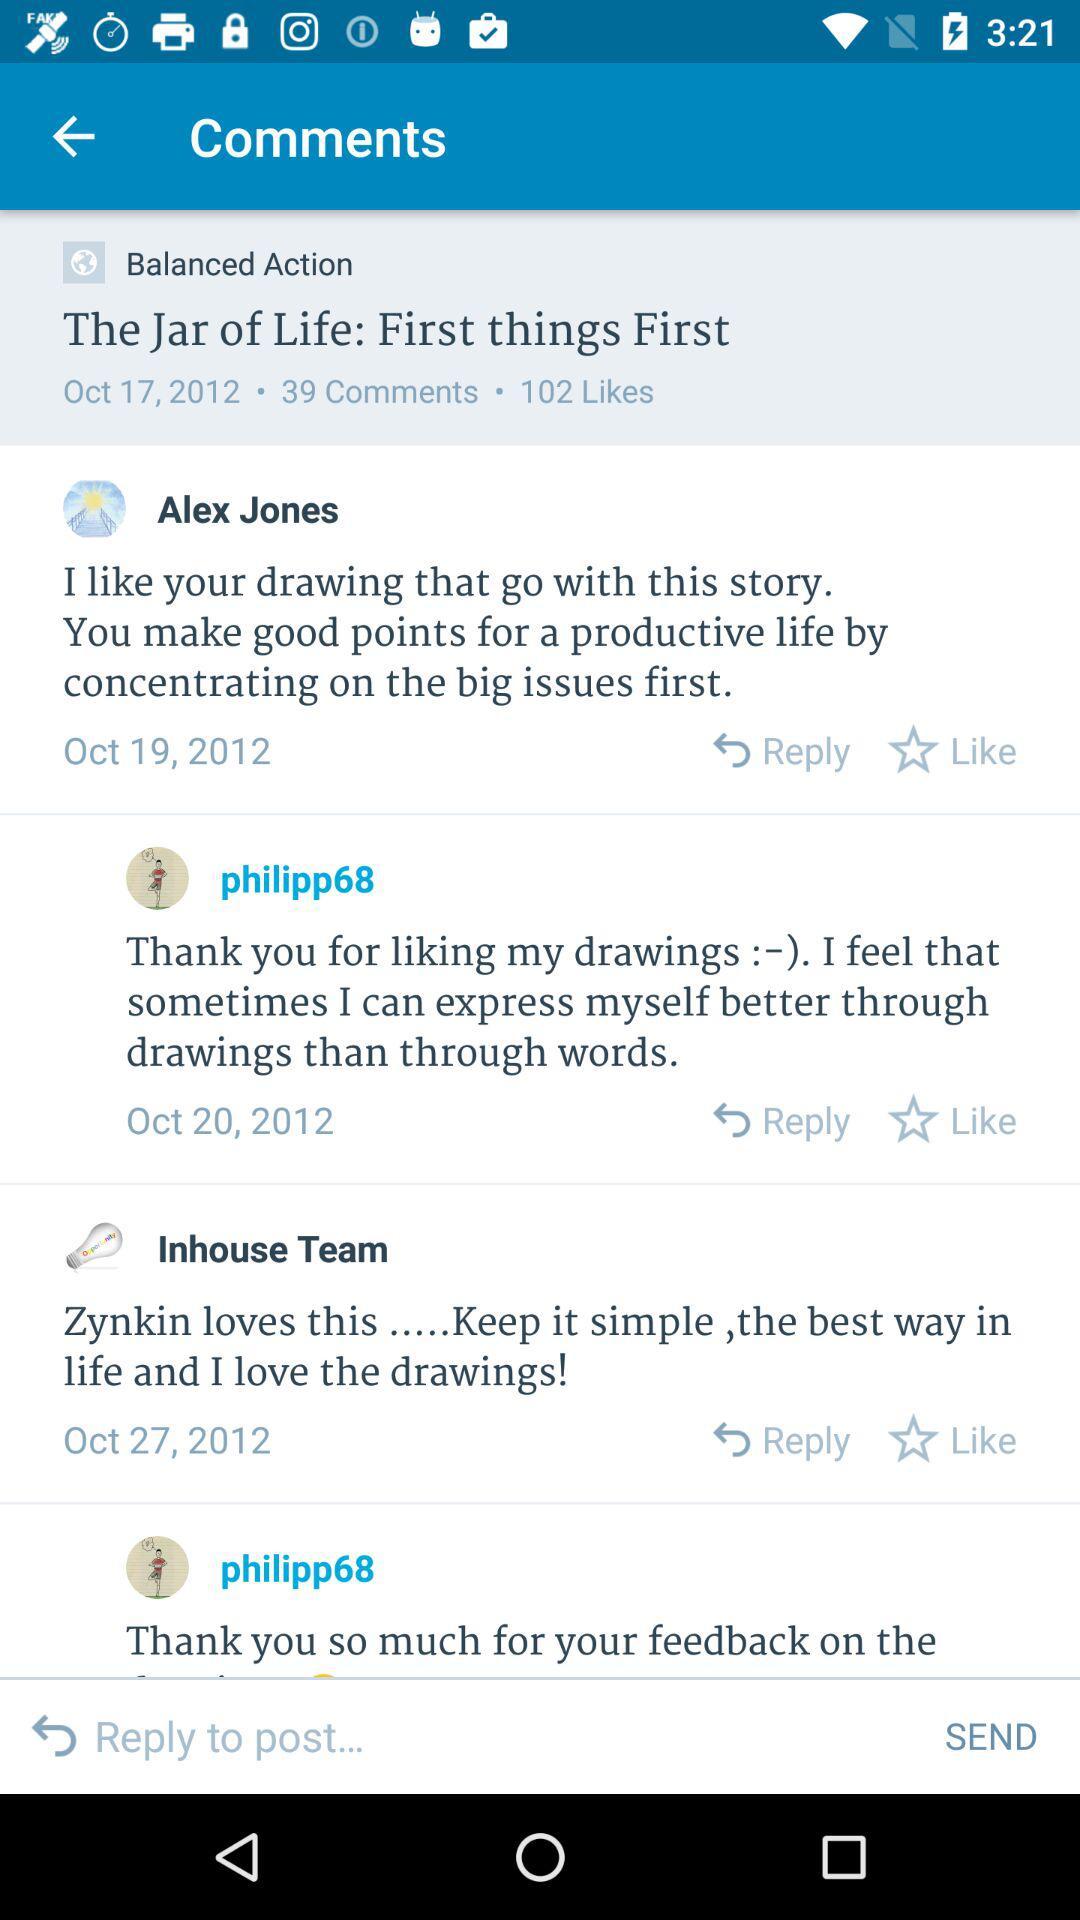 The height and width of the screenshot is (1920, 1080). Describe the element at coordinates (273, 1247) in the screenshot. I see `inhouse team item` at that location.